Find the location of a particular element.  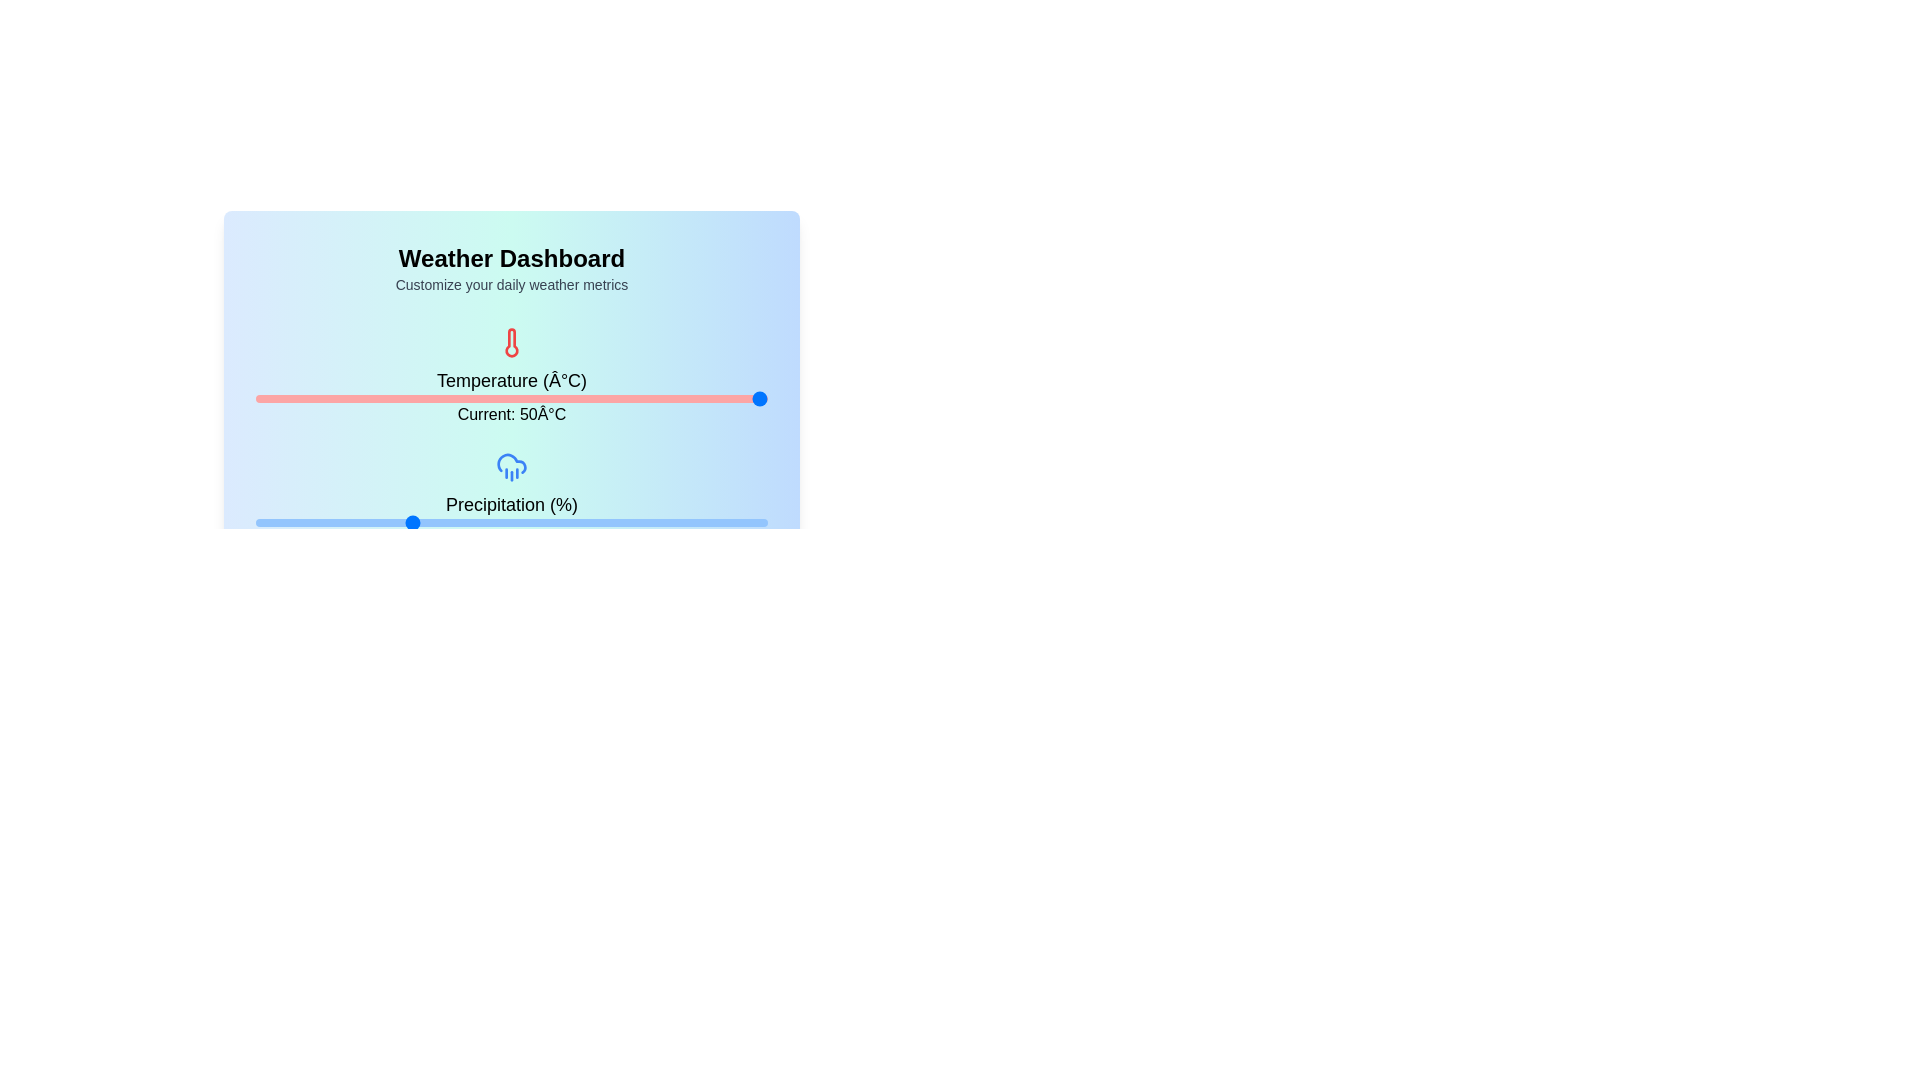

the temperature is located at coordinates (284, 398).